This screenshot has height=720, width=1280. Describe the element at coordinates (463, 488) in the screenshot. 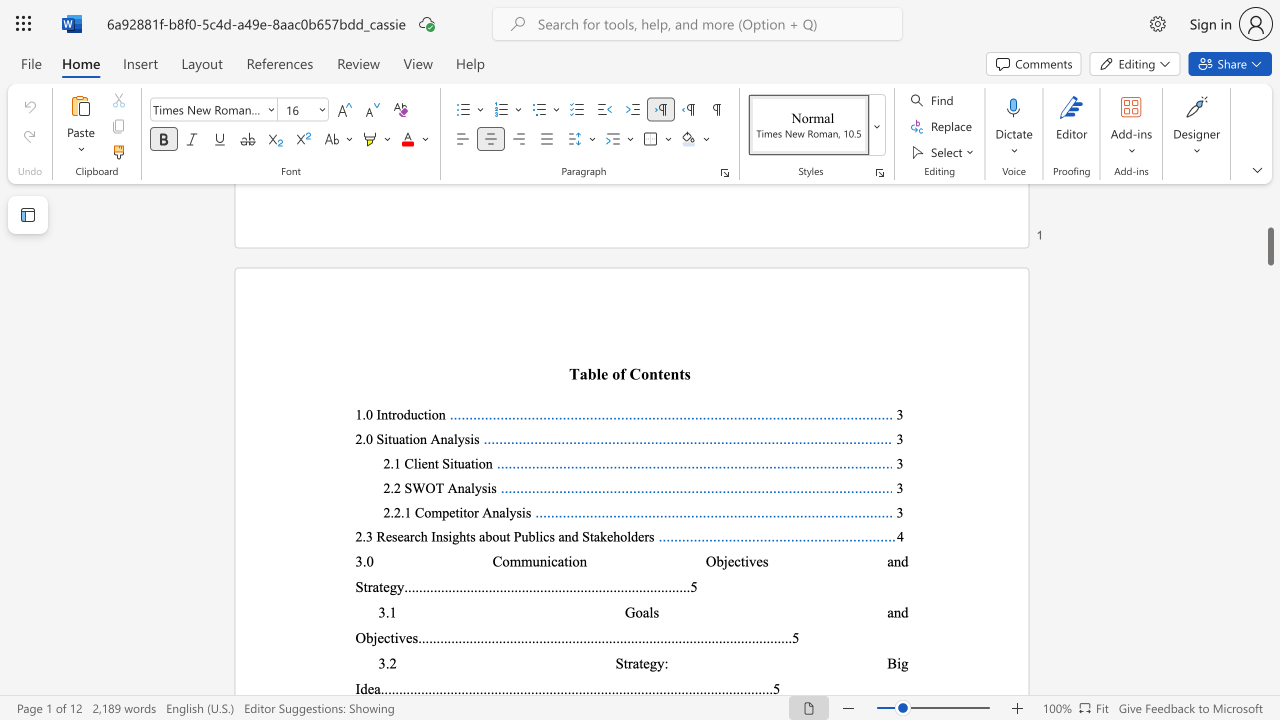

I see `the subset text "al" within the text "2.2 SWOT Analysis"` at that location.